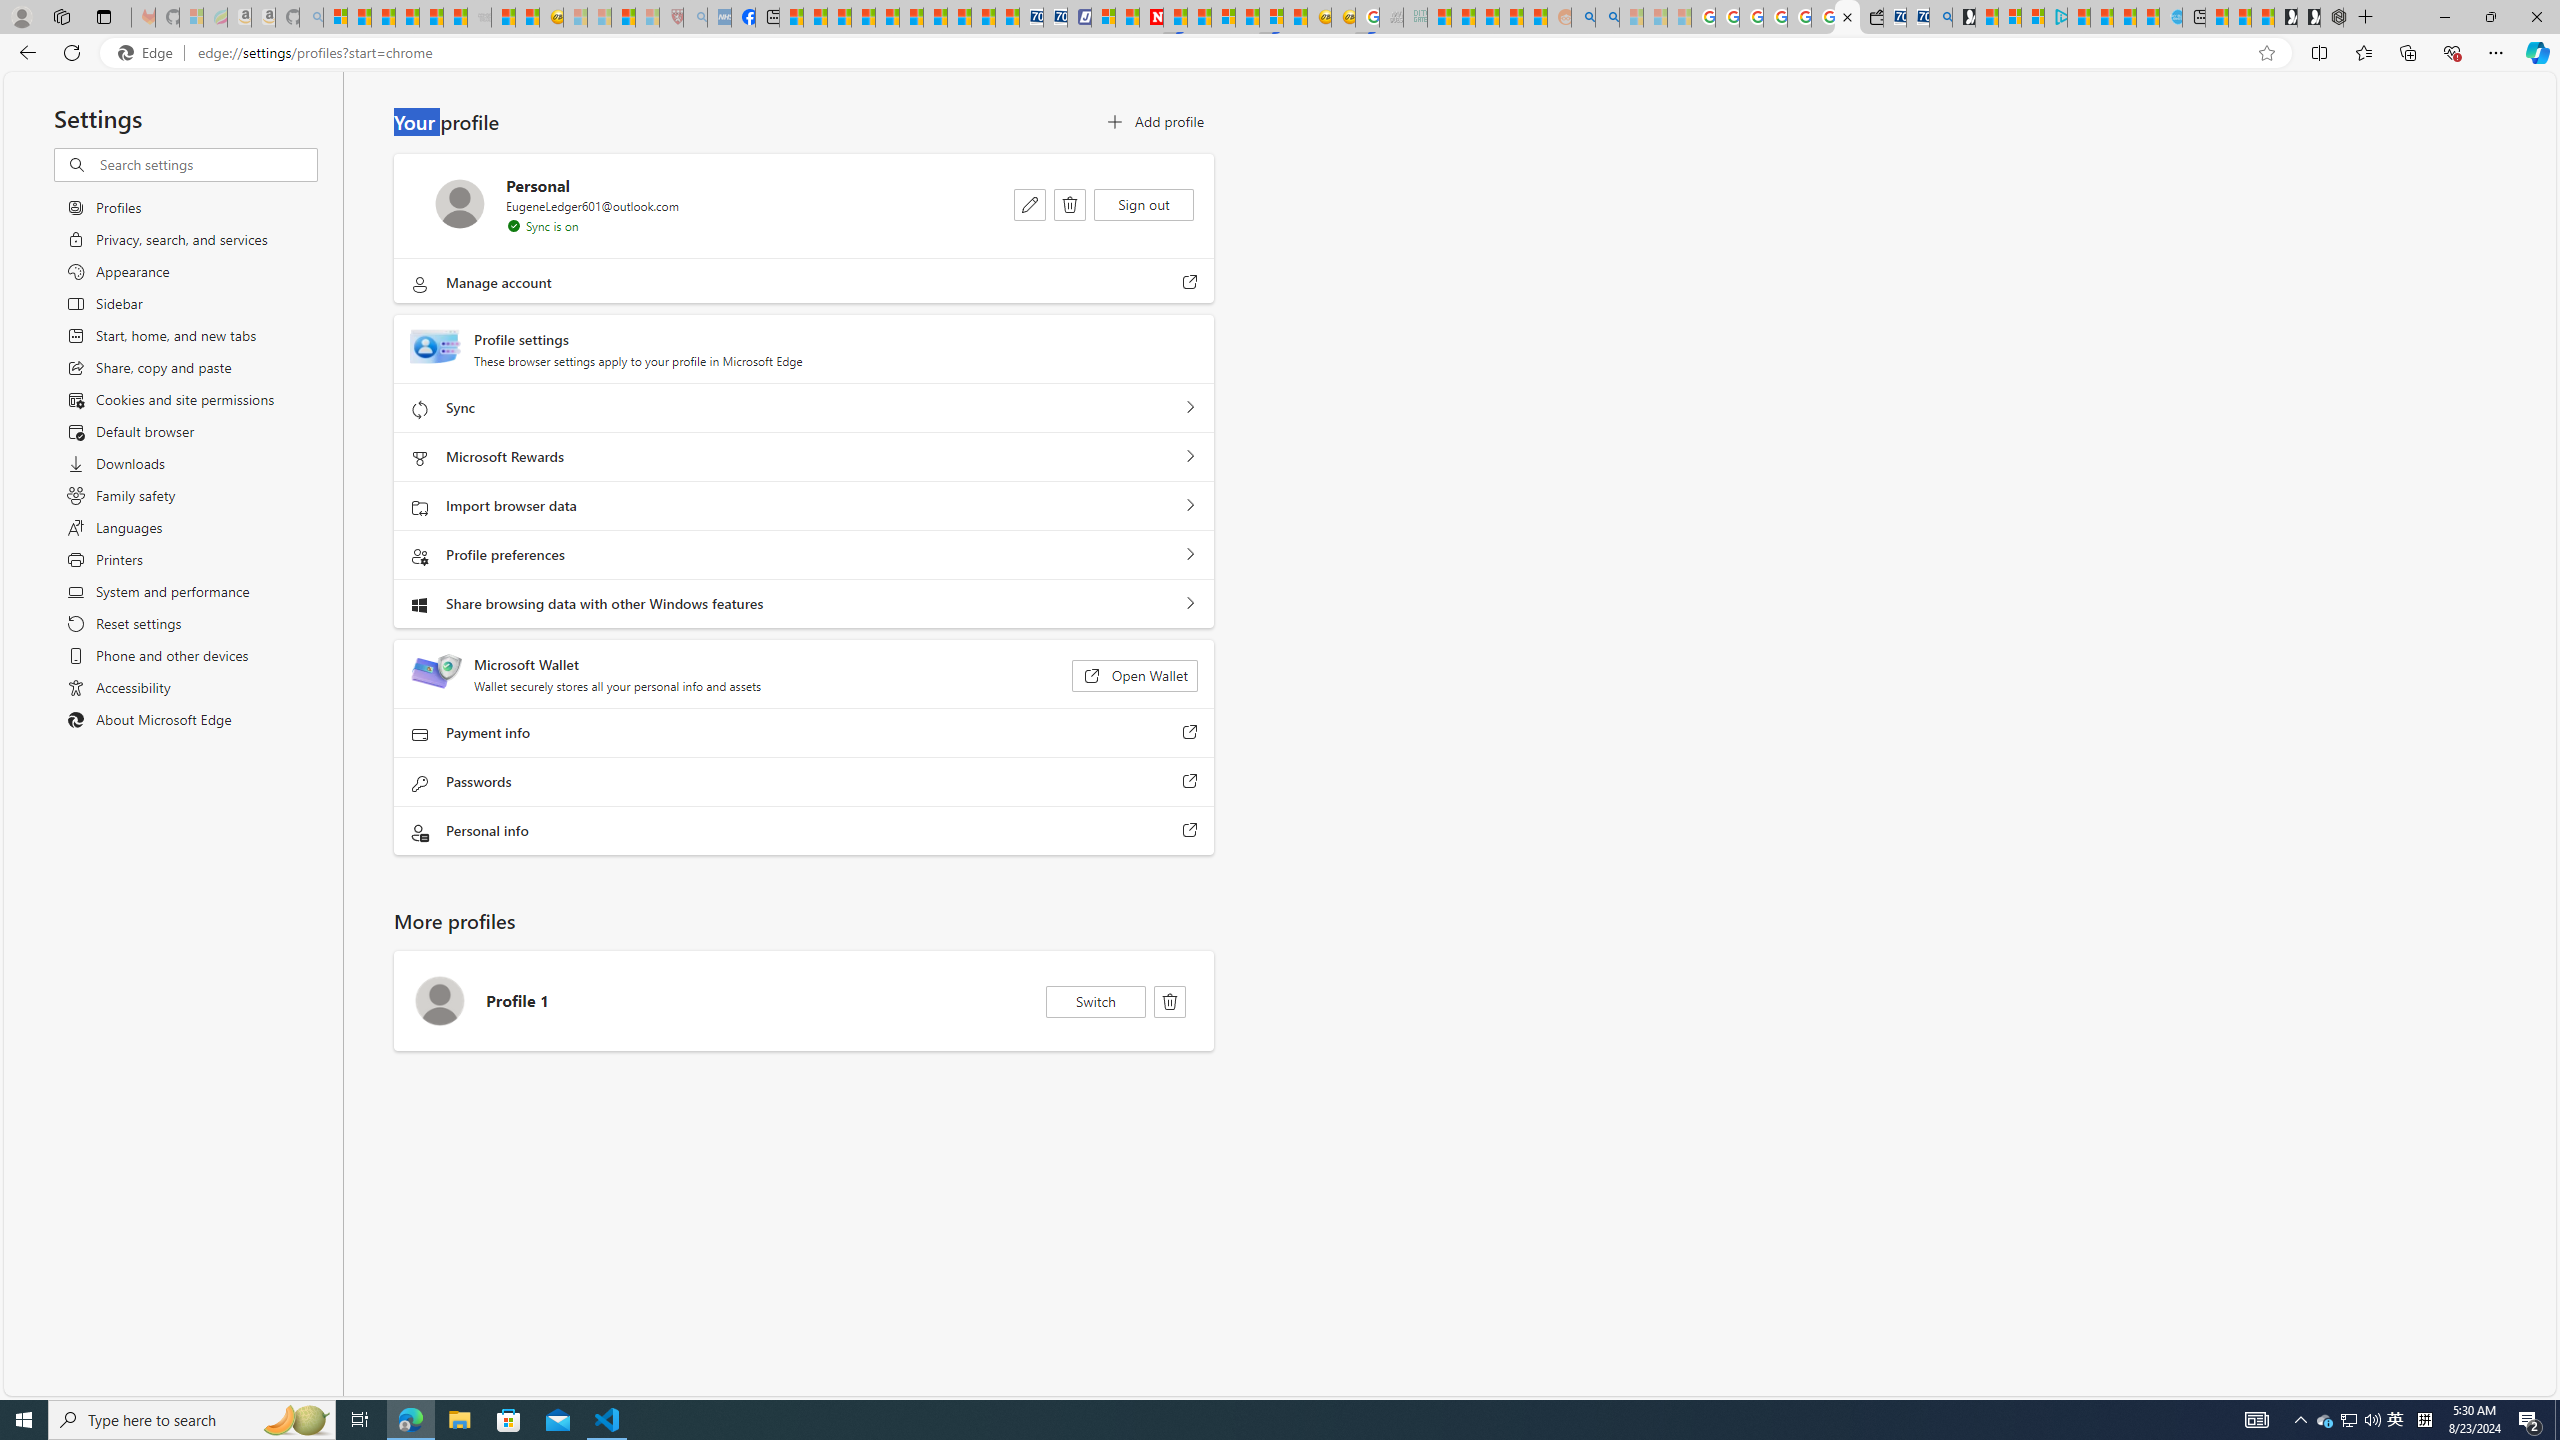 This screenshot has height=1440, width=2560. Describe the element at coordinates (1391, 16) in the screenshot. I see `'Navy Quest'` at that location.